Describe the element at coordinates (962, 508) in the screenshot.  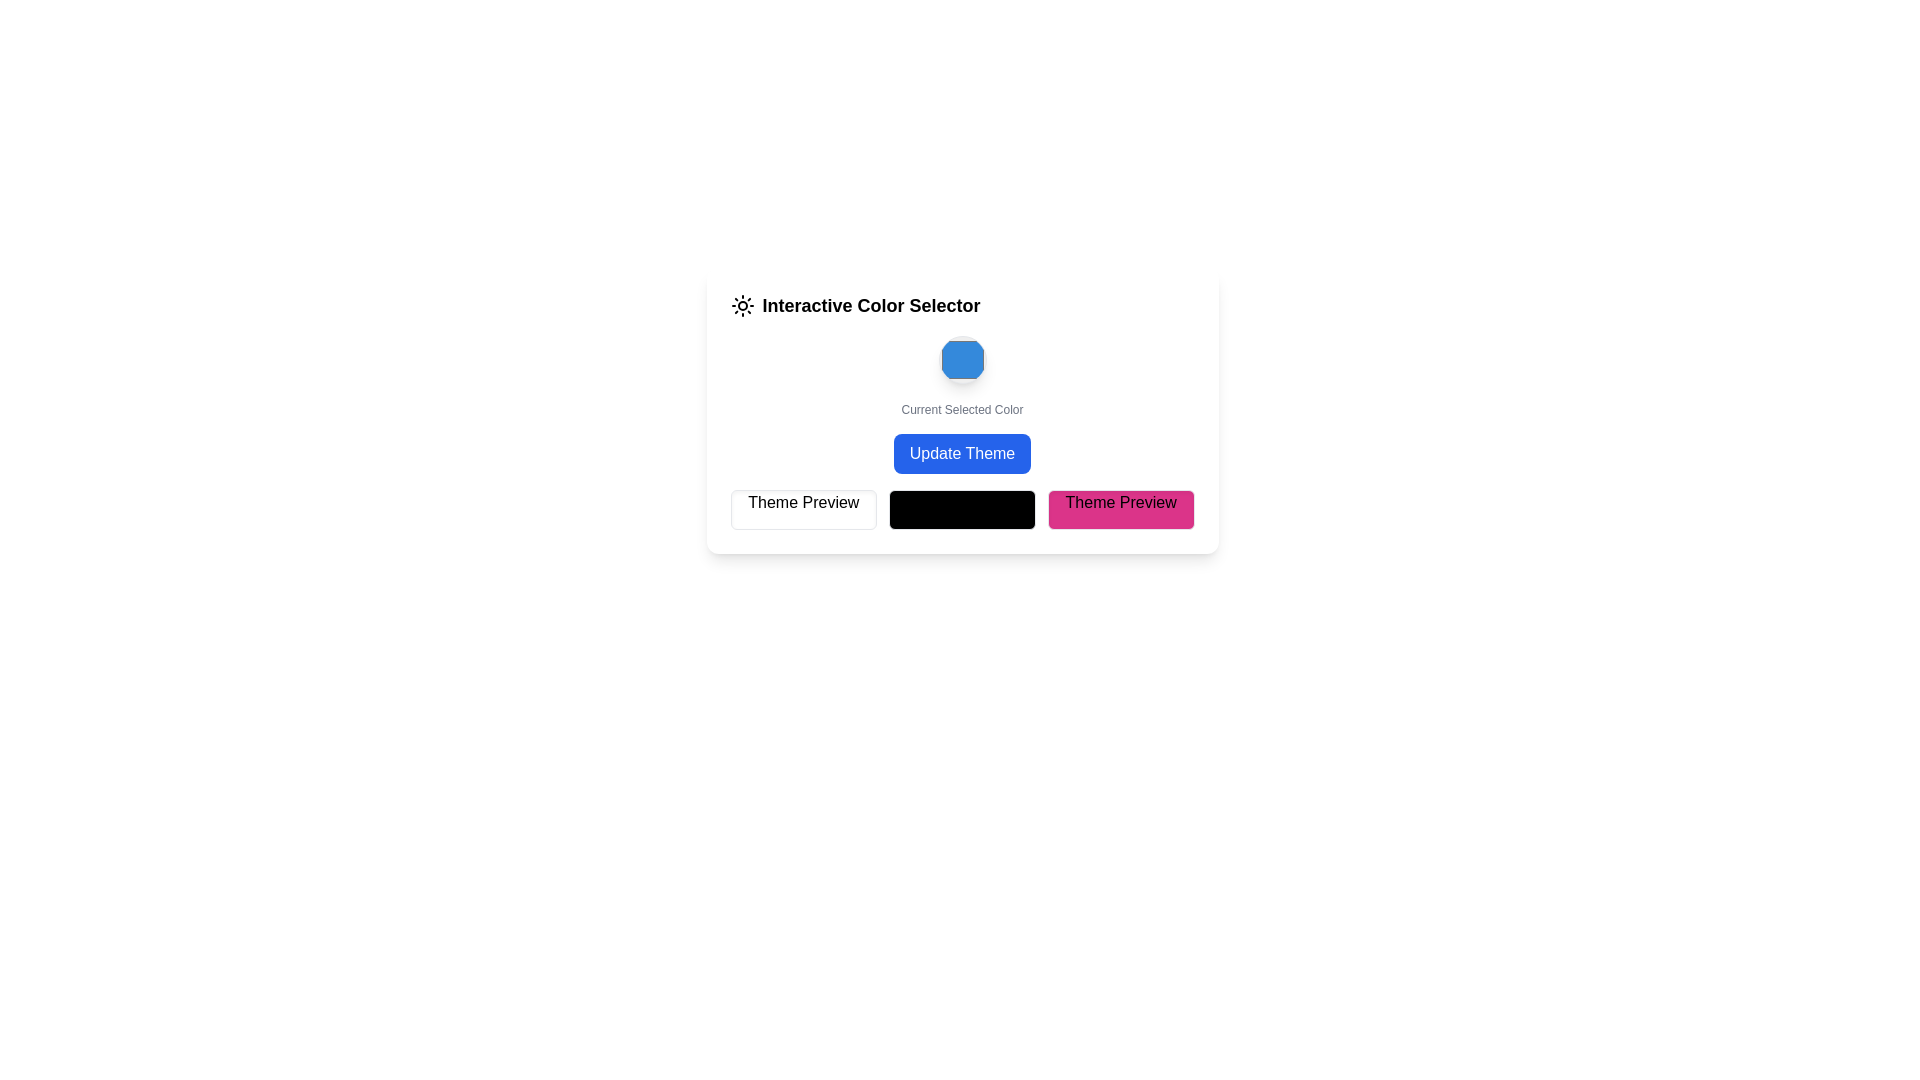
I see `the display block representing a theme with a black background, positioned as the second item in a horizontal group of three blocks, located beneath the 'Update Theme' button` at that location.